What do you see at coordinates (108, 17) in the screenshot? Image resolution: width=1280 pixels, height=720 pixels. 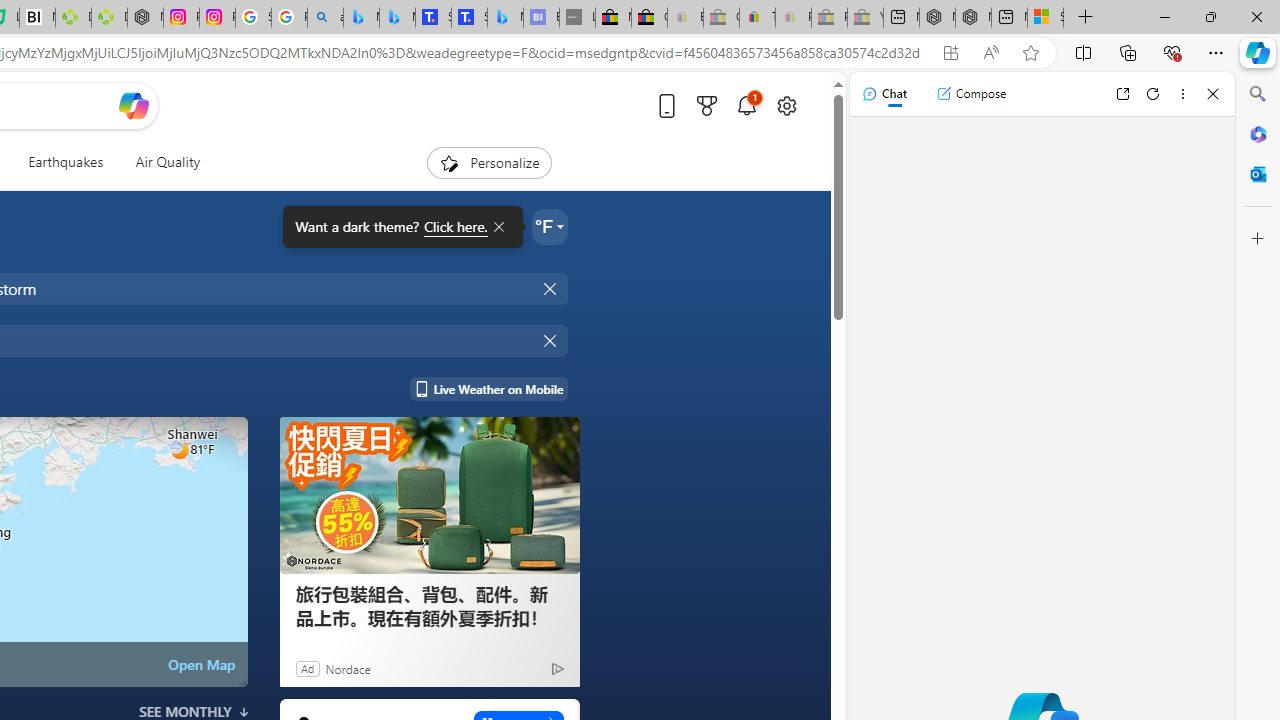 I see `'Descarga Driver Updater'` at bounding box center [108, 17].